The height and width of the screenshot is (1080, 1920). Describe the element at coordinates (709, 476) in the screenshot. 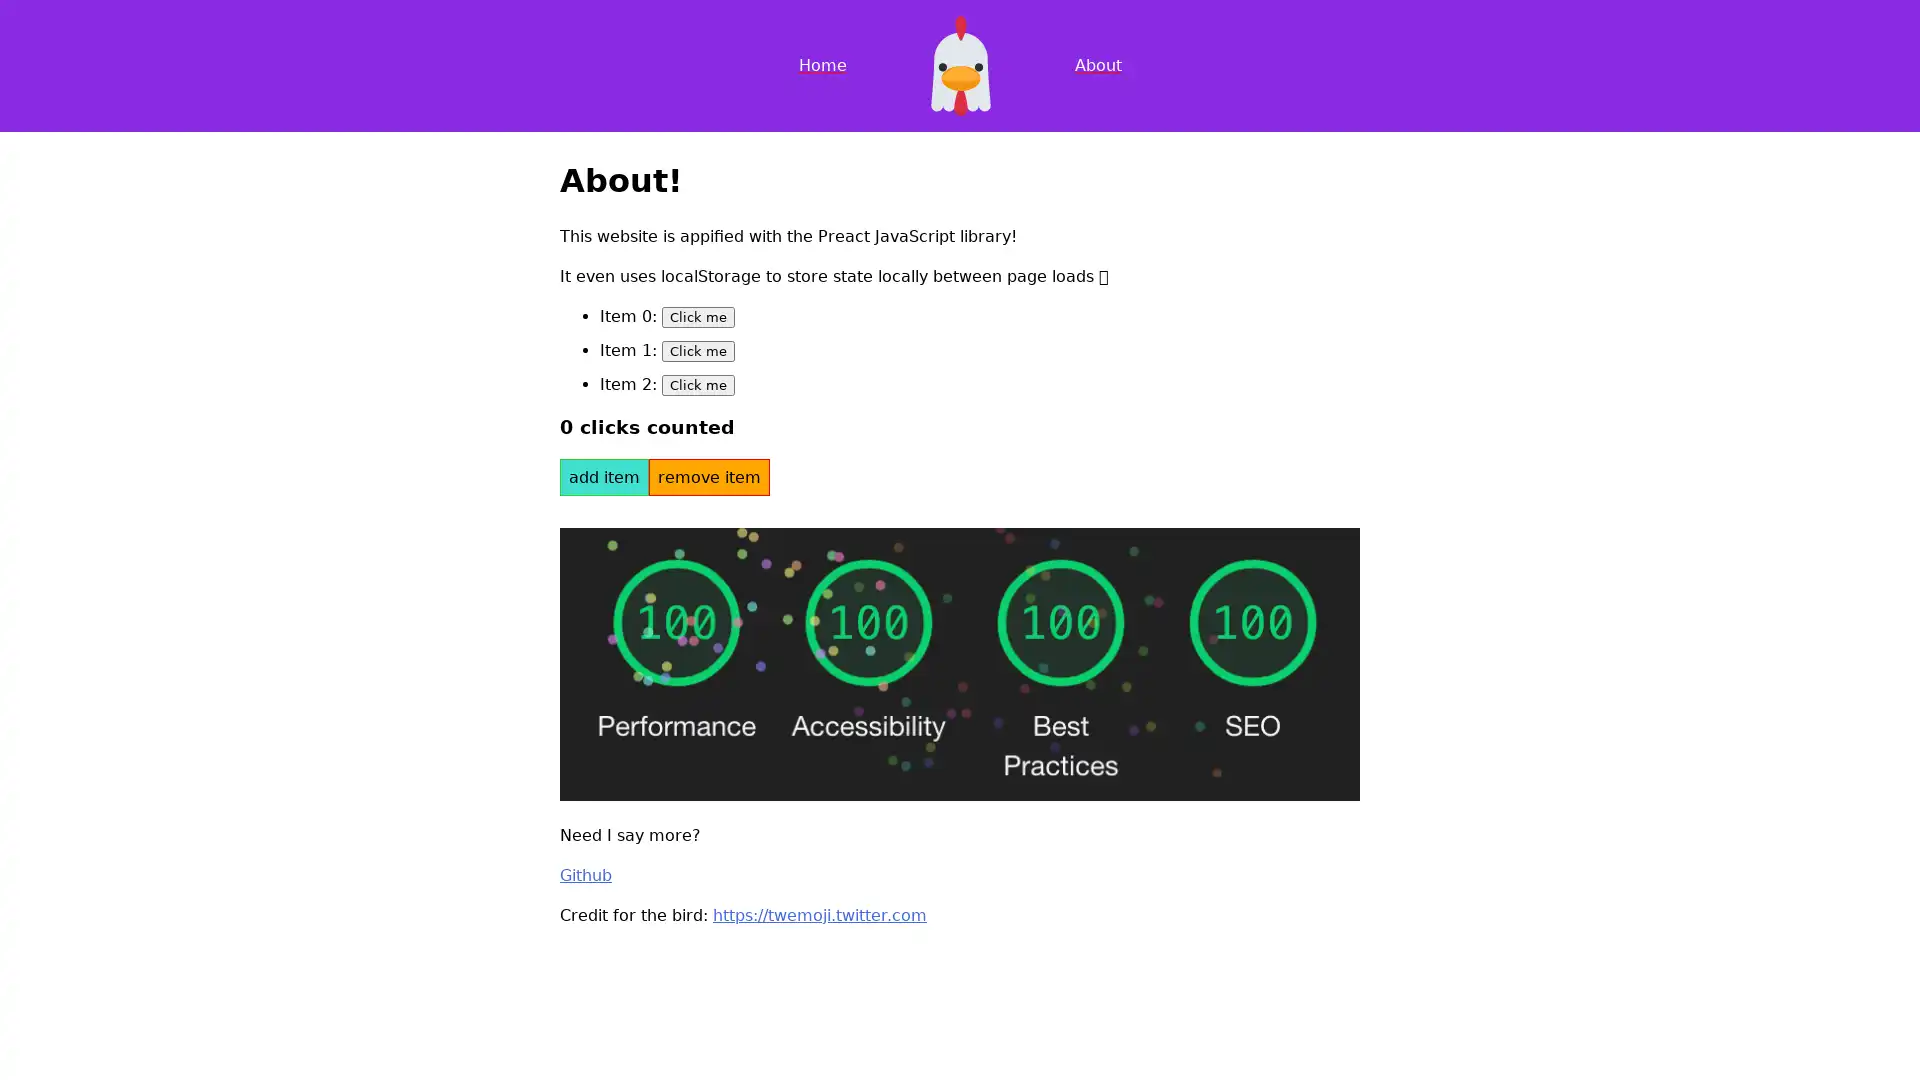

I see `remove item` at that location.